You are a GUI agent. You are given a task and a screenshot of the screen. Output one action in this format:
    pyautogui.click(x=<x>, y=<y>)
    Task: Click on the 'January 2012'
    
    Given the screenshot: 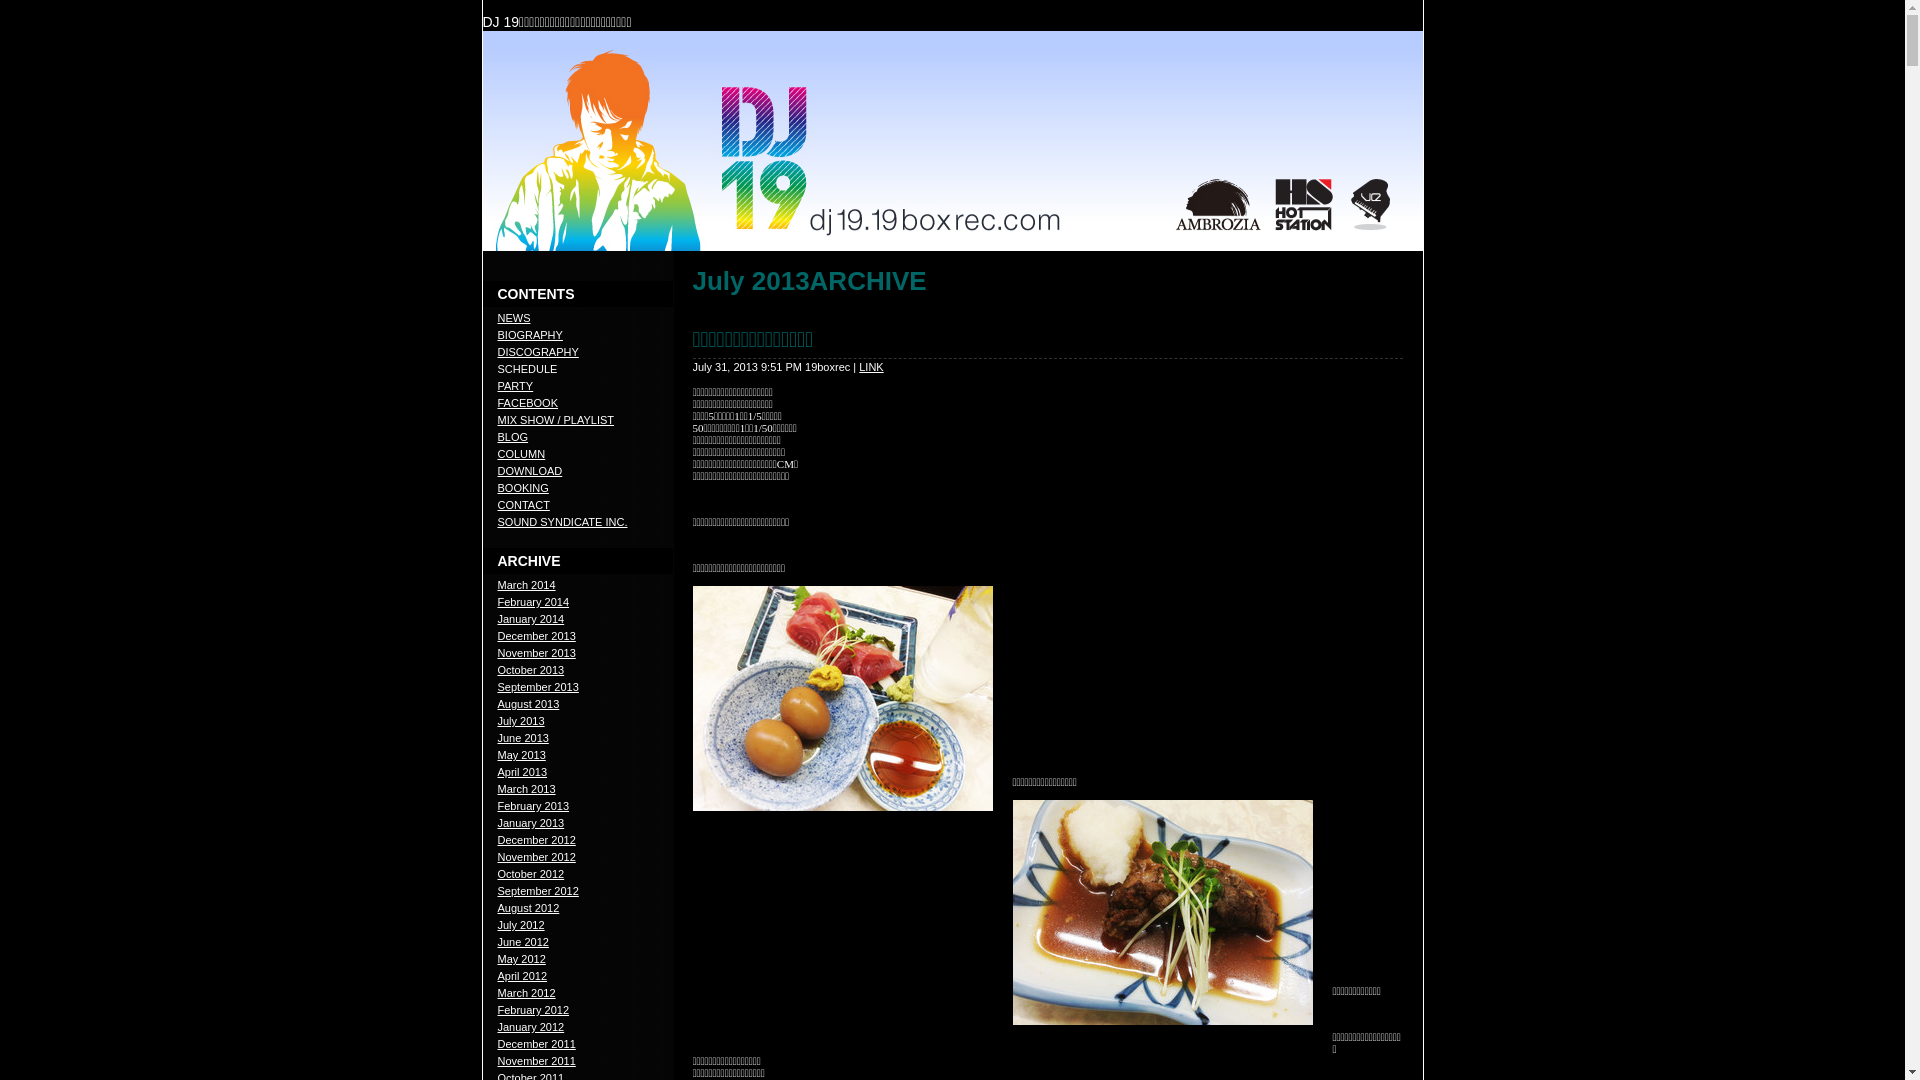 What is the action you would take?
    pyautogui.click(x=531, y=1026)
    